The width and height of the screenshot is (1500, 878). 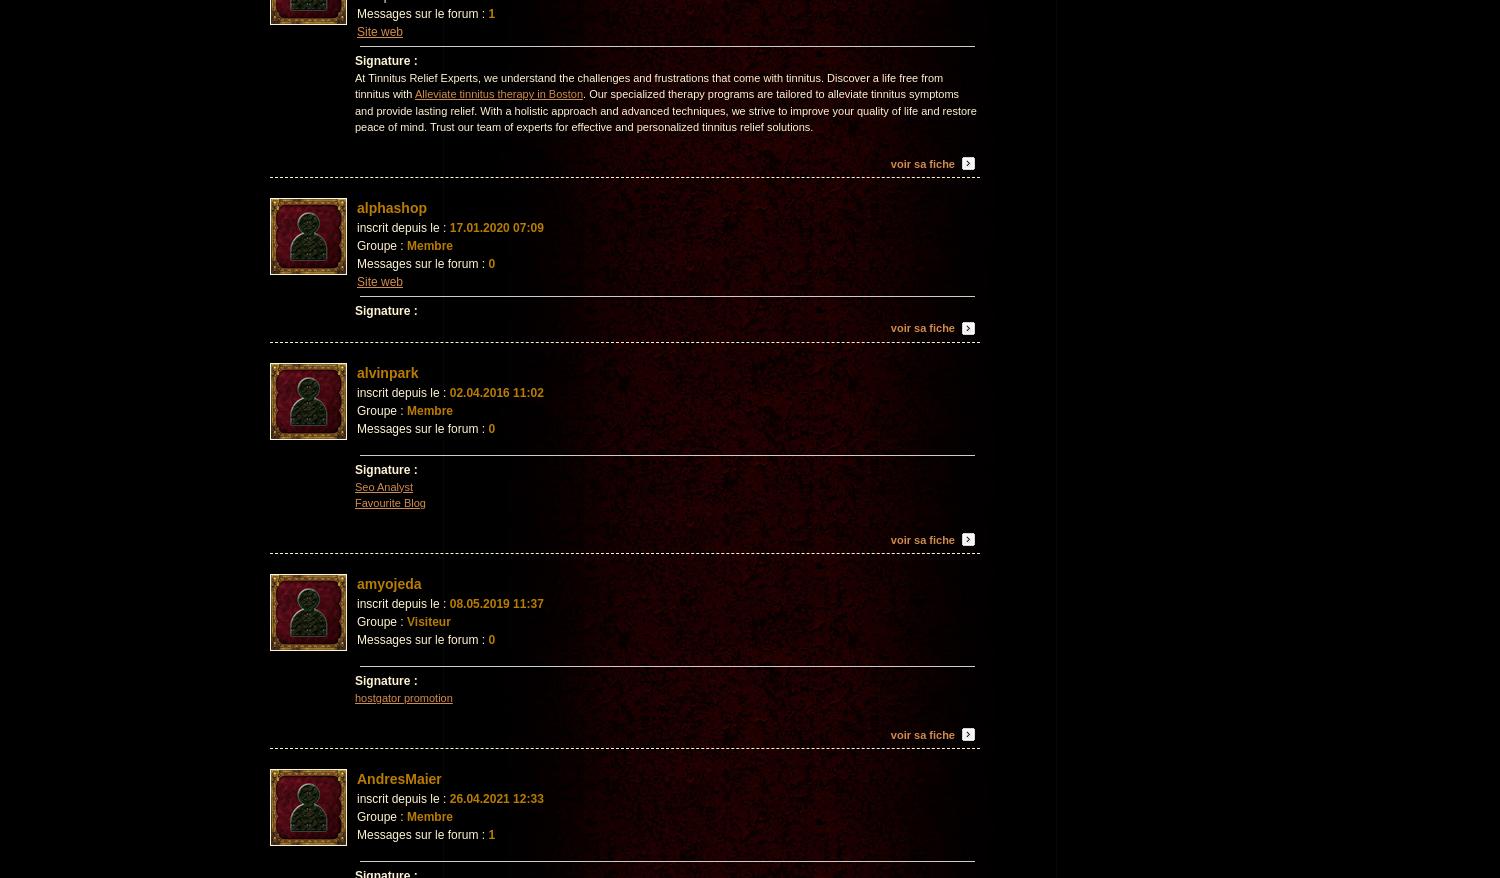 I want to click on 'Seo Analyst', so click(x=384, y=485).